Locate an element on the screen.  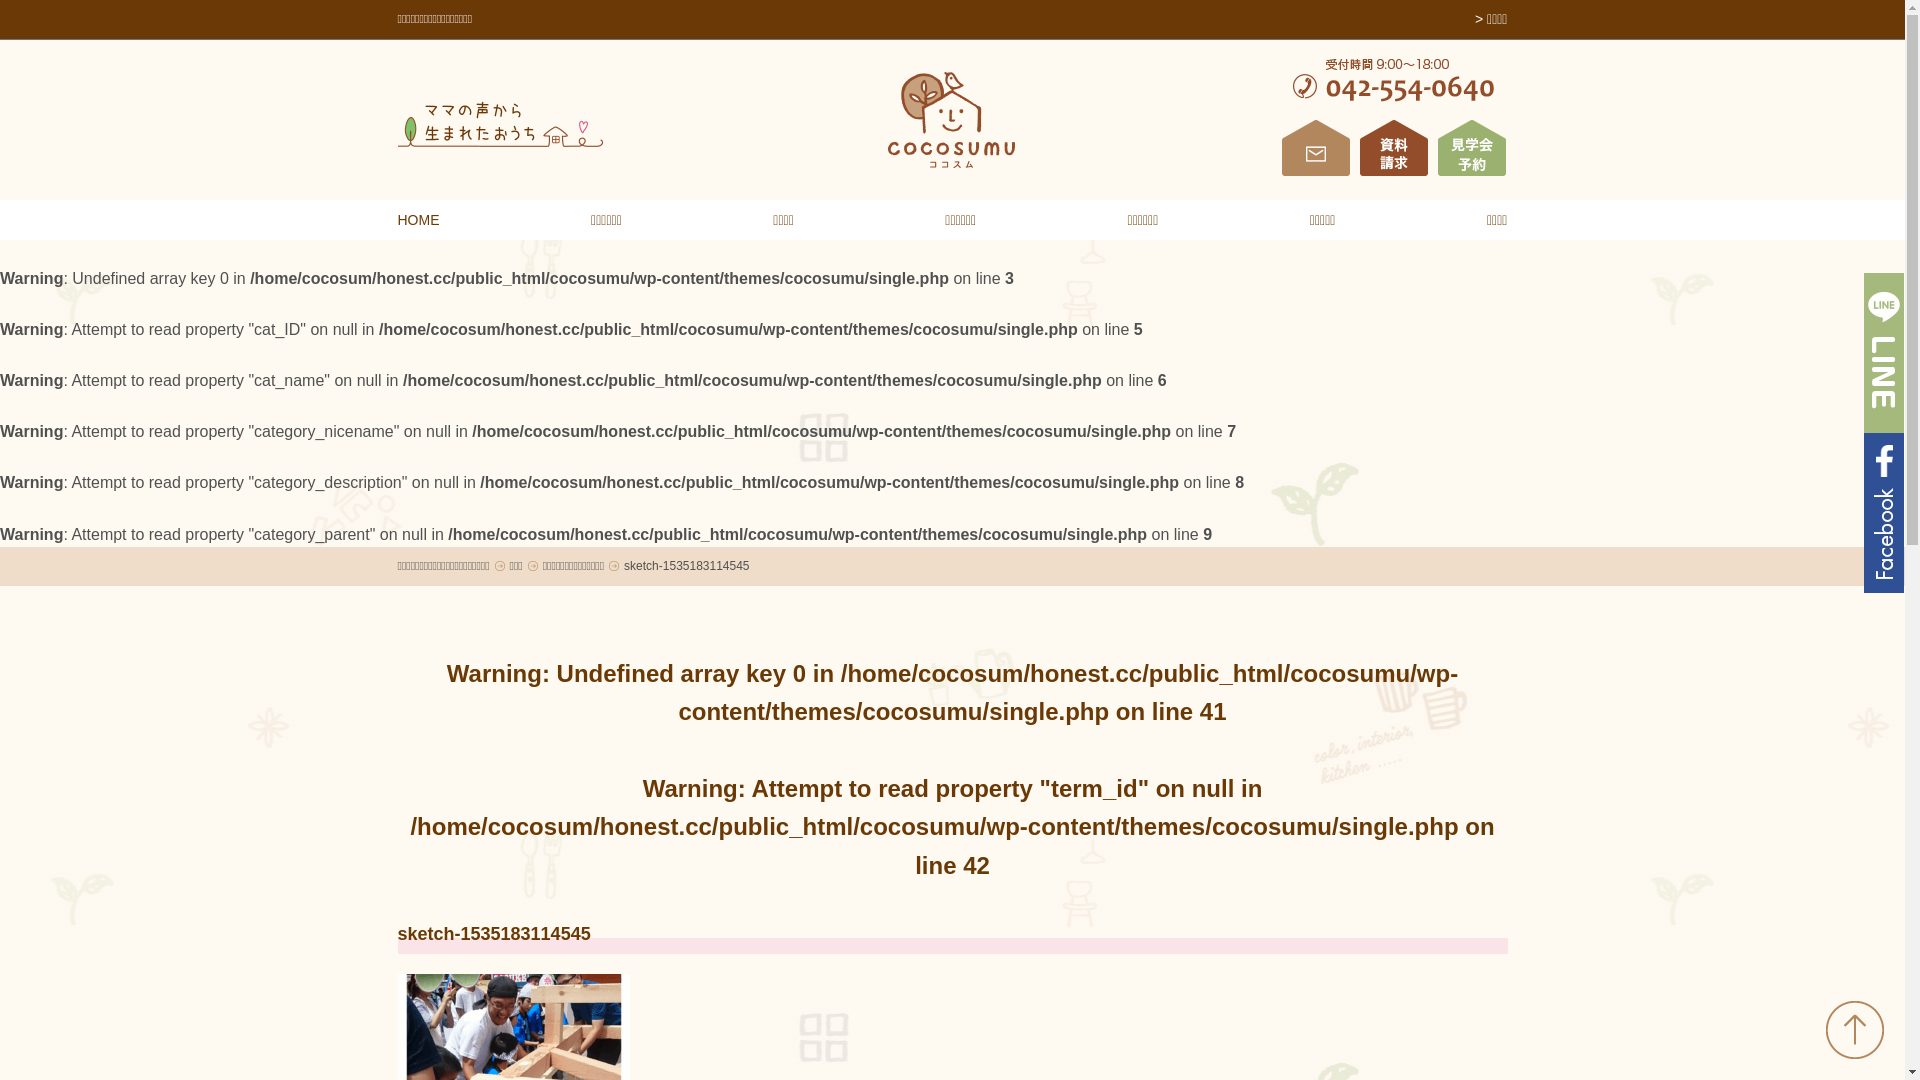
'HOME' is located at coordinates (398, 219).